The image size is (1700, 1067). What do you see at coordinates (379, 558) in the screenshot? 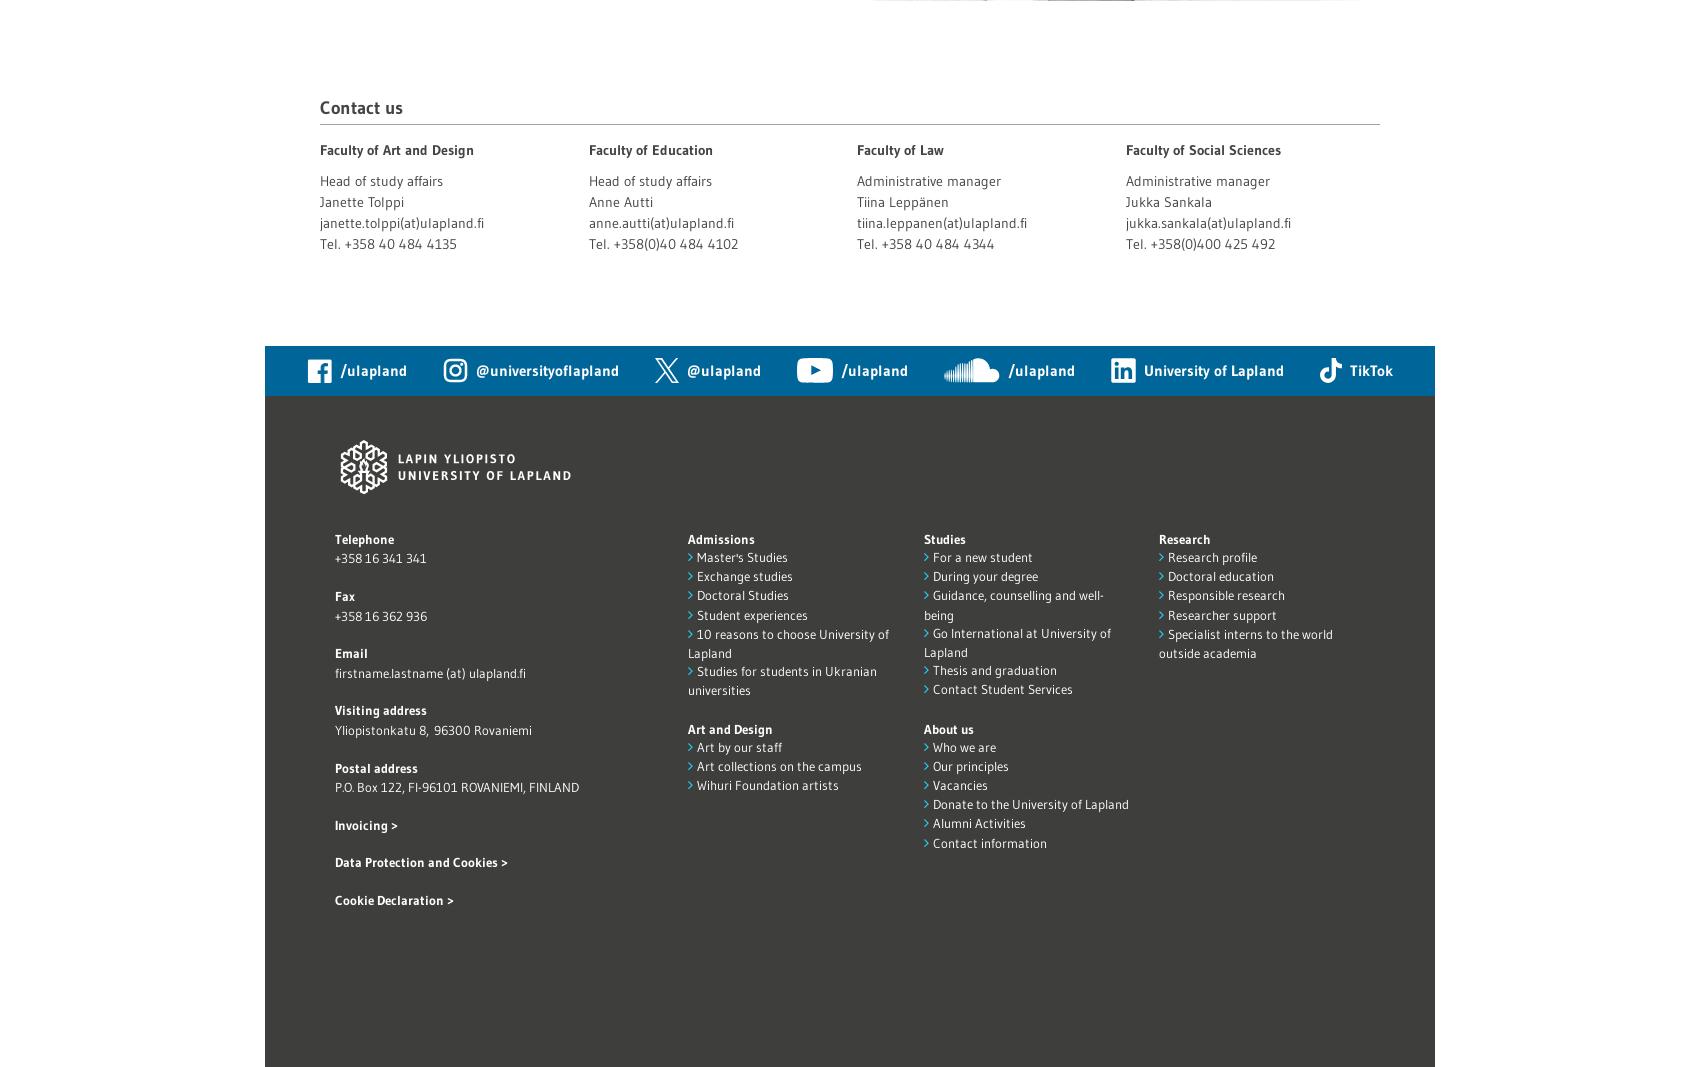
I see `'+358 16 341 341'` at bounding box center [379, 558].